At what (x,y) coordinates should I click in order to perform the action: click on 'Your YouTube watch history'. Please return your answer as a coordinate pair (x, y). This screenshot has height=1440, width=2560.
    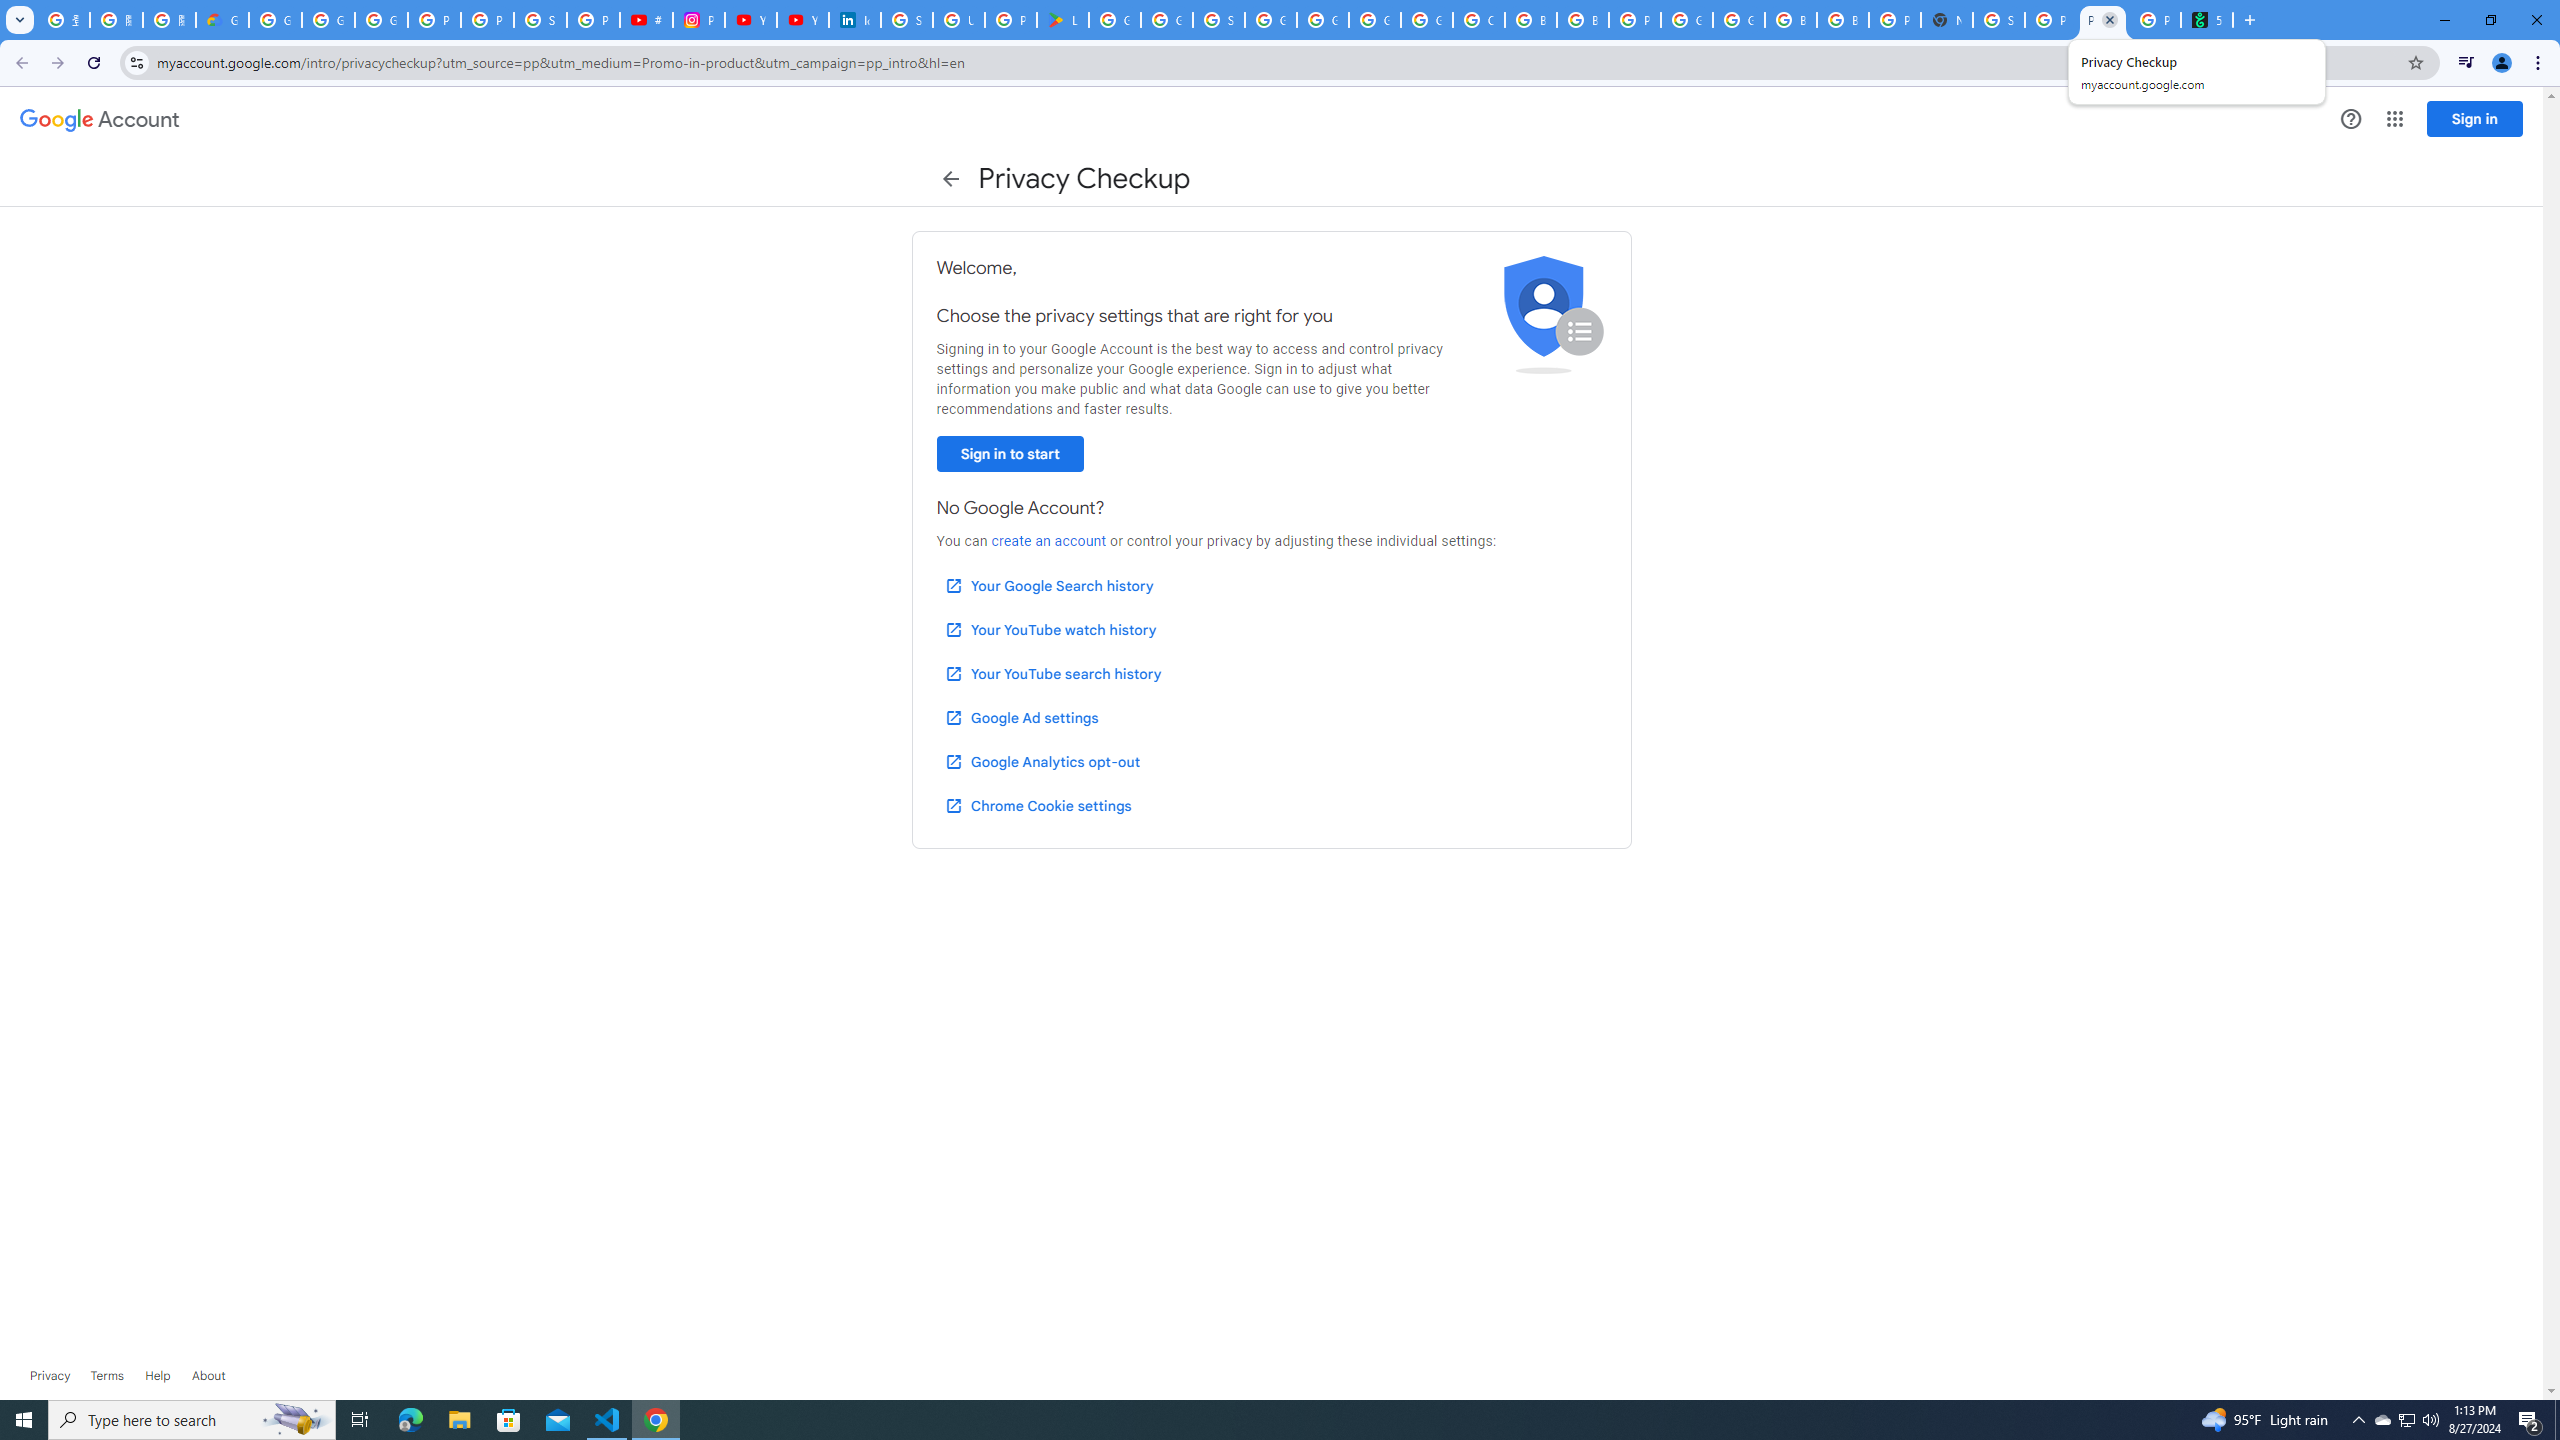
    Looking at the image, I should click on (1049, 629).